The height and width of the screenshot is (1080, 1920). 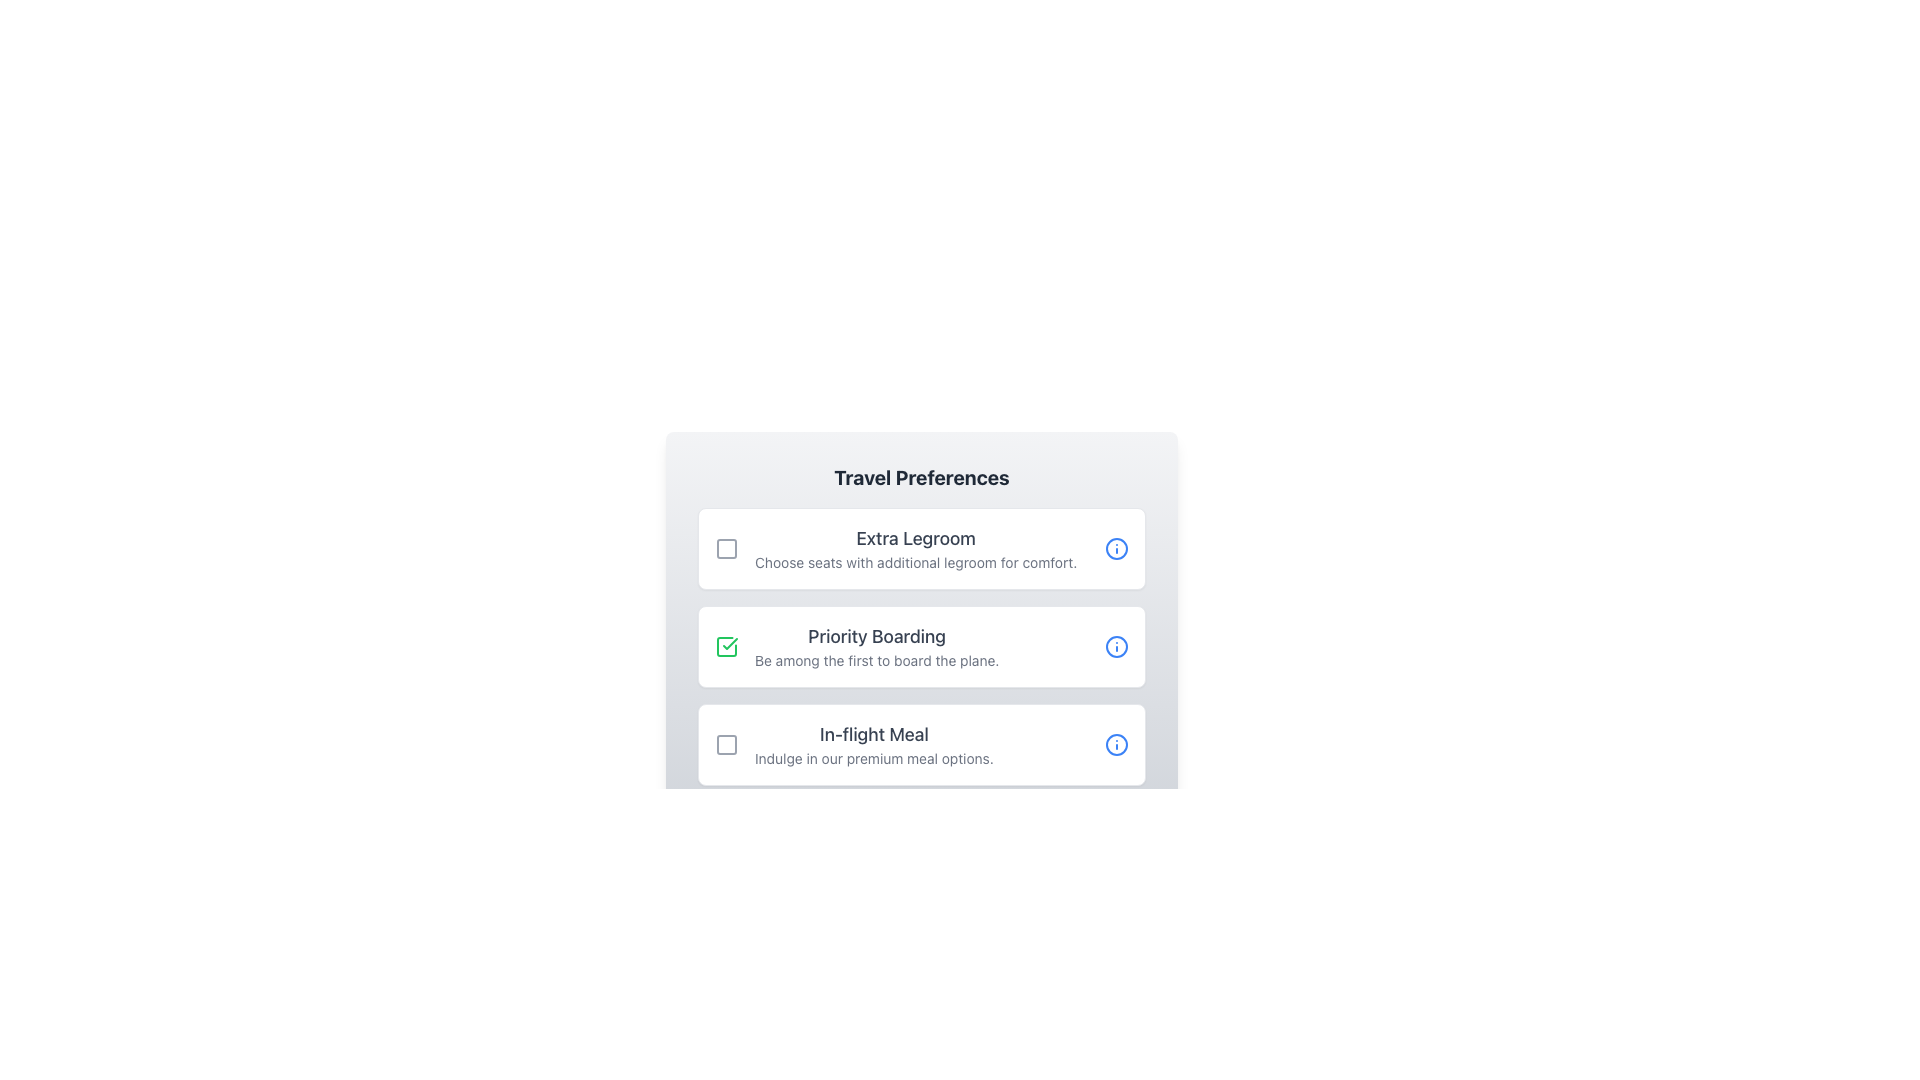 I want to click on explanatory text located directly below the 'Priority Boarding' section, which provides additional information about the option, so click(x=877, y=660).